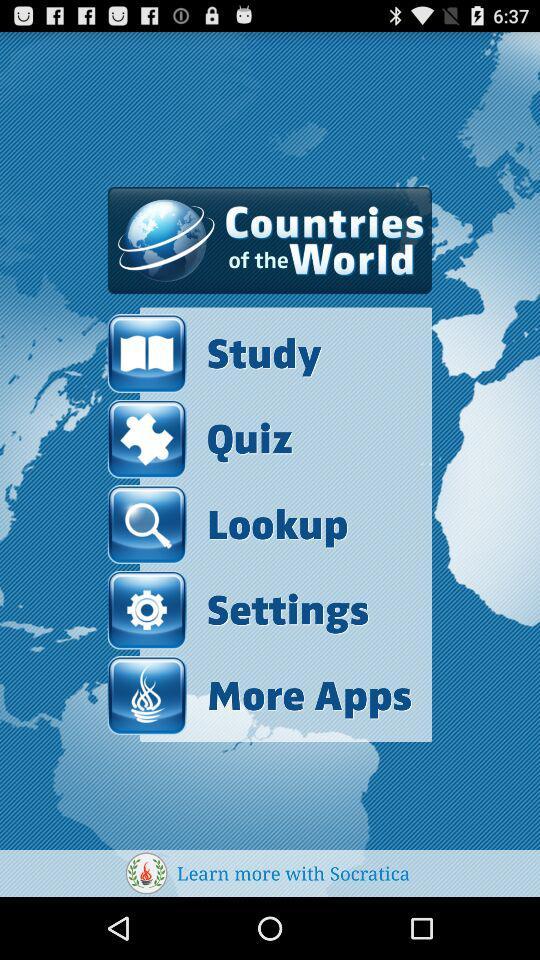 The height and width of the screenshot is (960, 540). What do you see at coordinates (259, 695) in the screenshot?
I see `the more apps item` at bounding box center [259, 695].